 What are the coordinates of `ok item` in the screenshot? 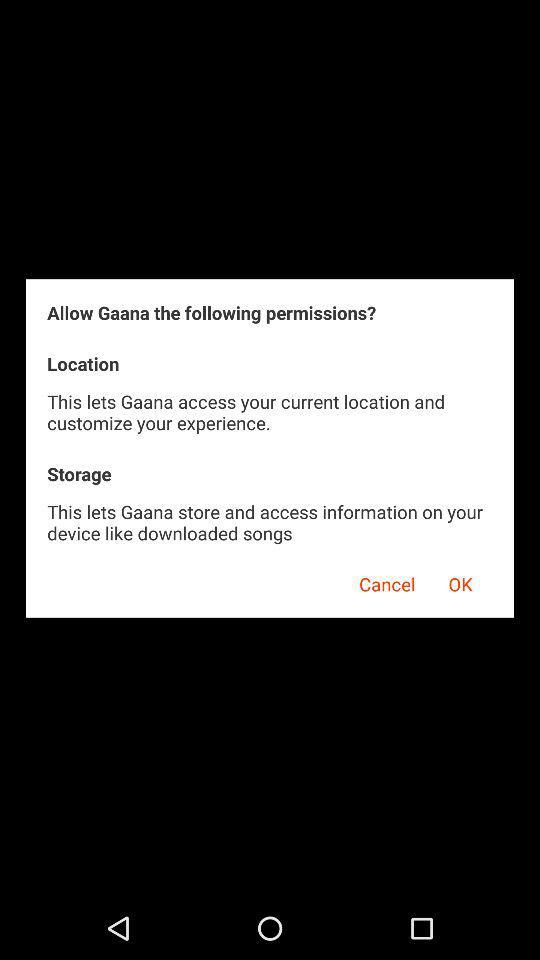 It's located at (460, 581).